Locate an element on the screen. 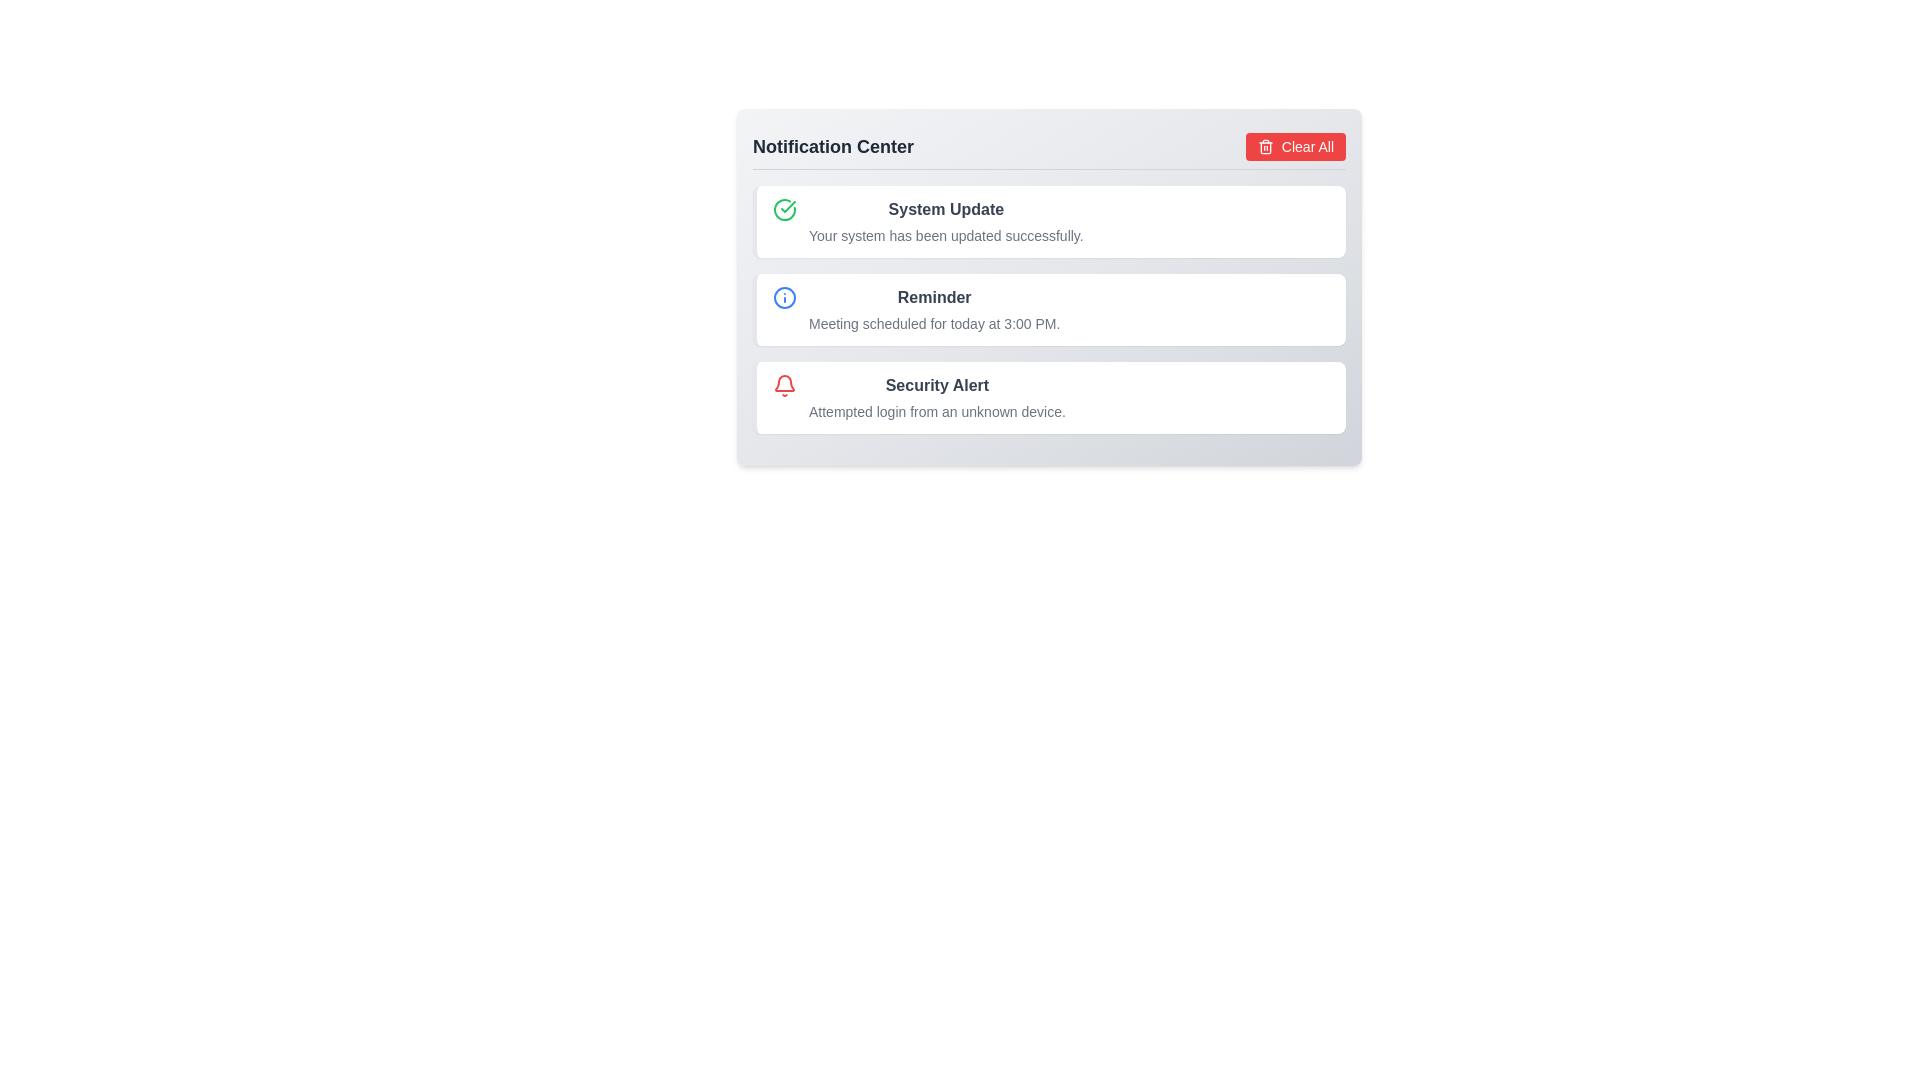 This screenshot has width=1920, height=1080. the circular information icon with a blue outline and white interior located within the second notification card in the notification center is located at coordinates (784, 297).